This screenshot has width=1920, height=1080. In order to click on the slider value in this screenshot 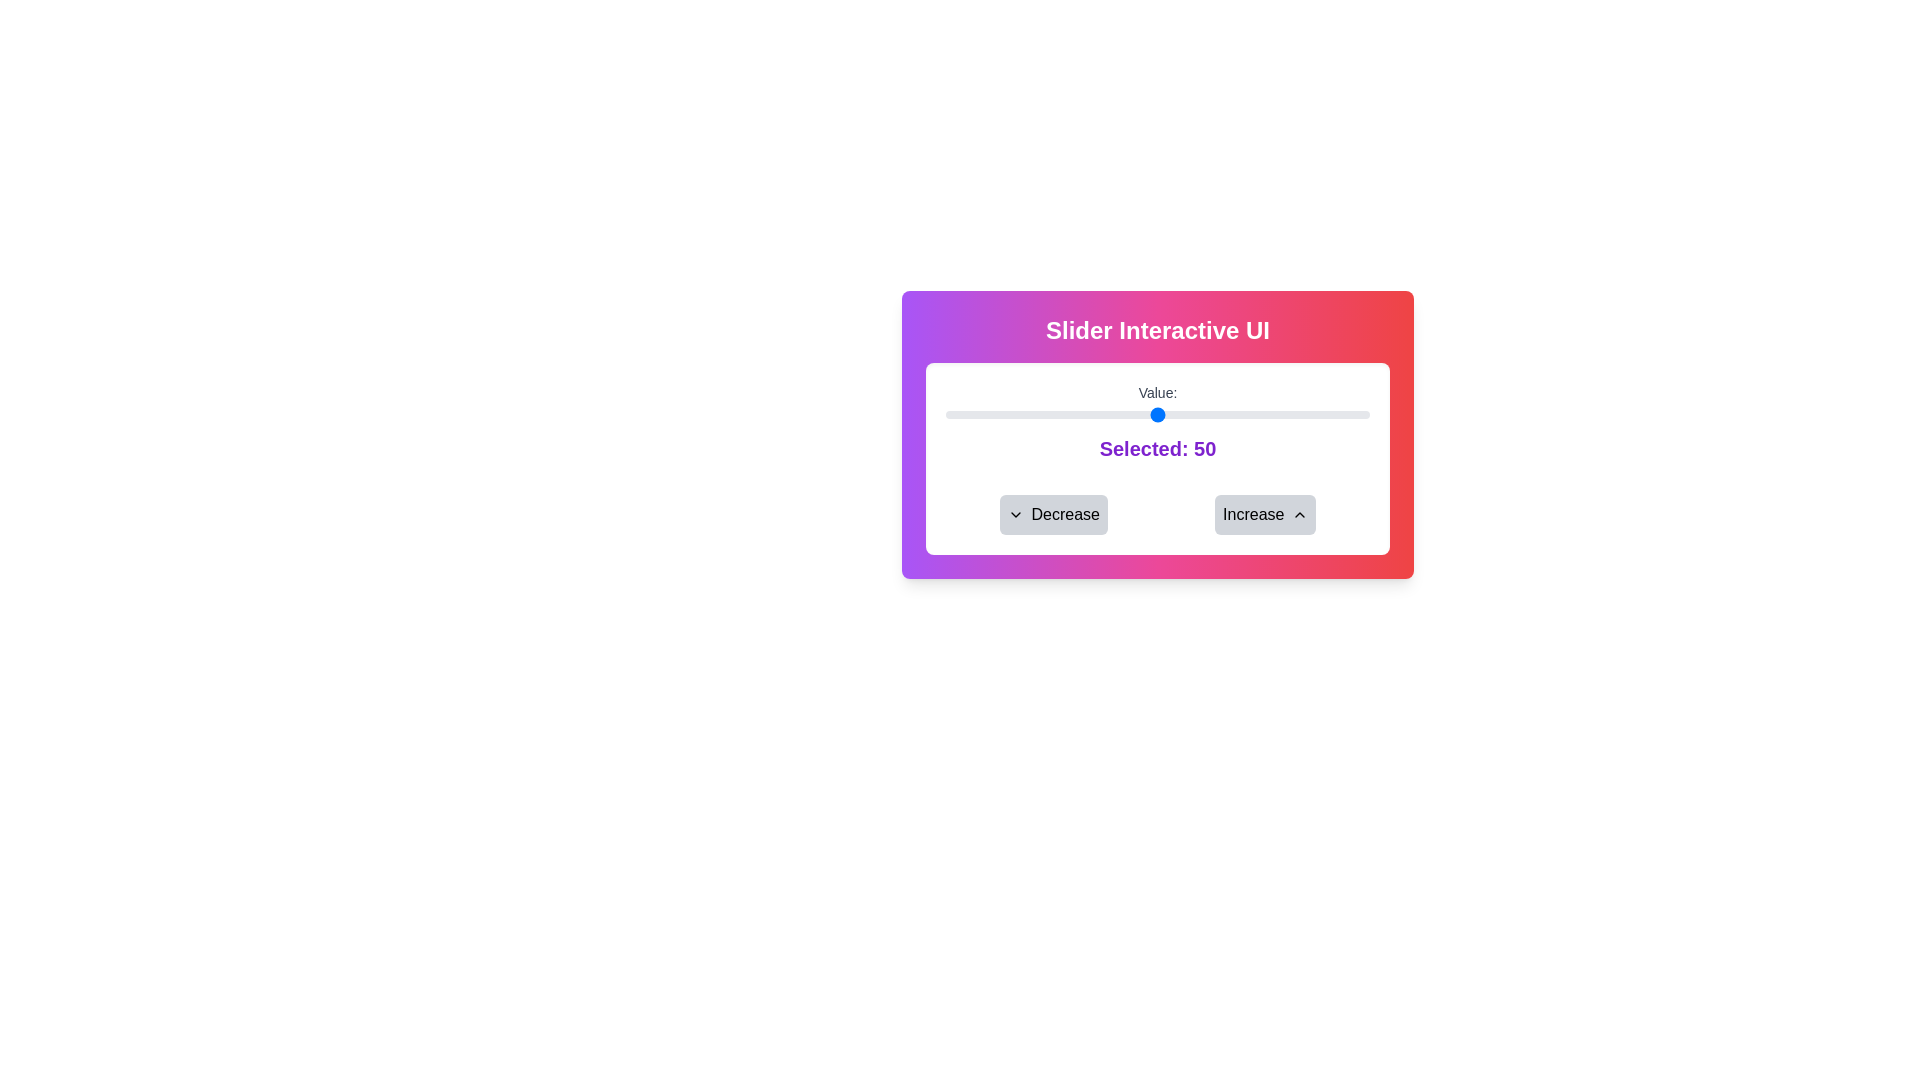, I will do `click(1114, 414)`.